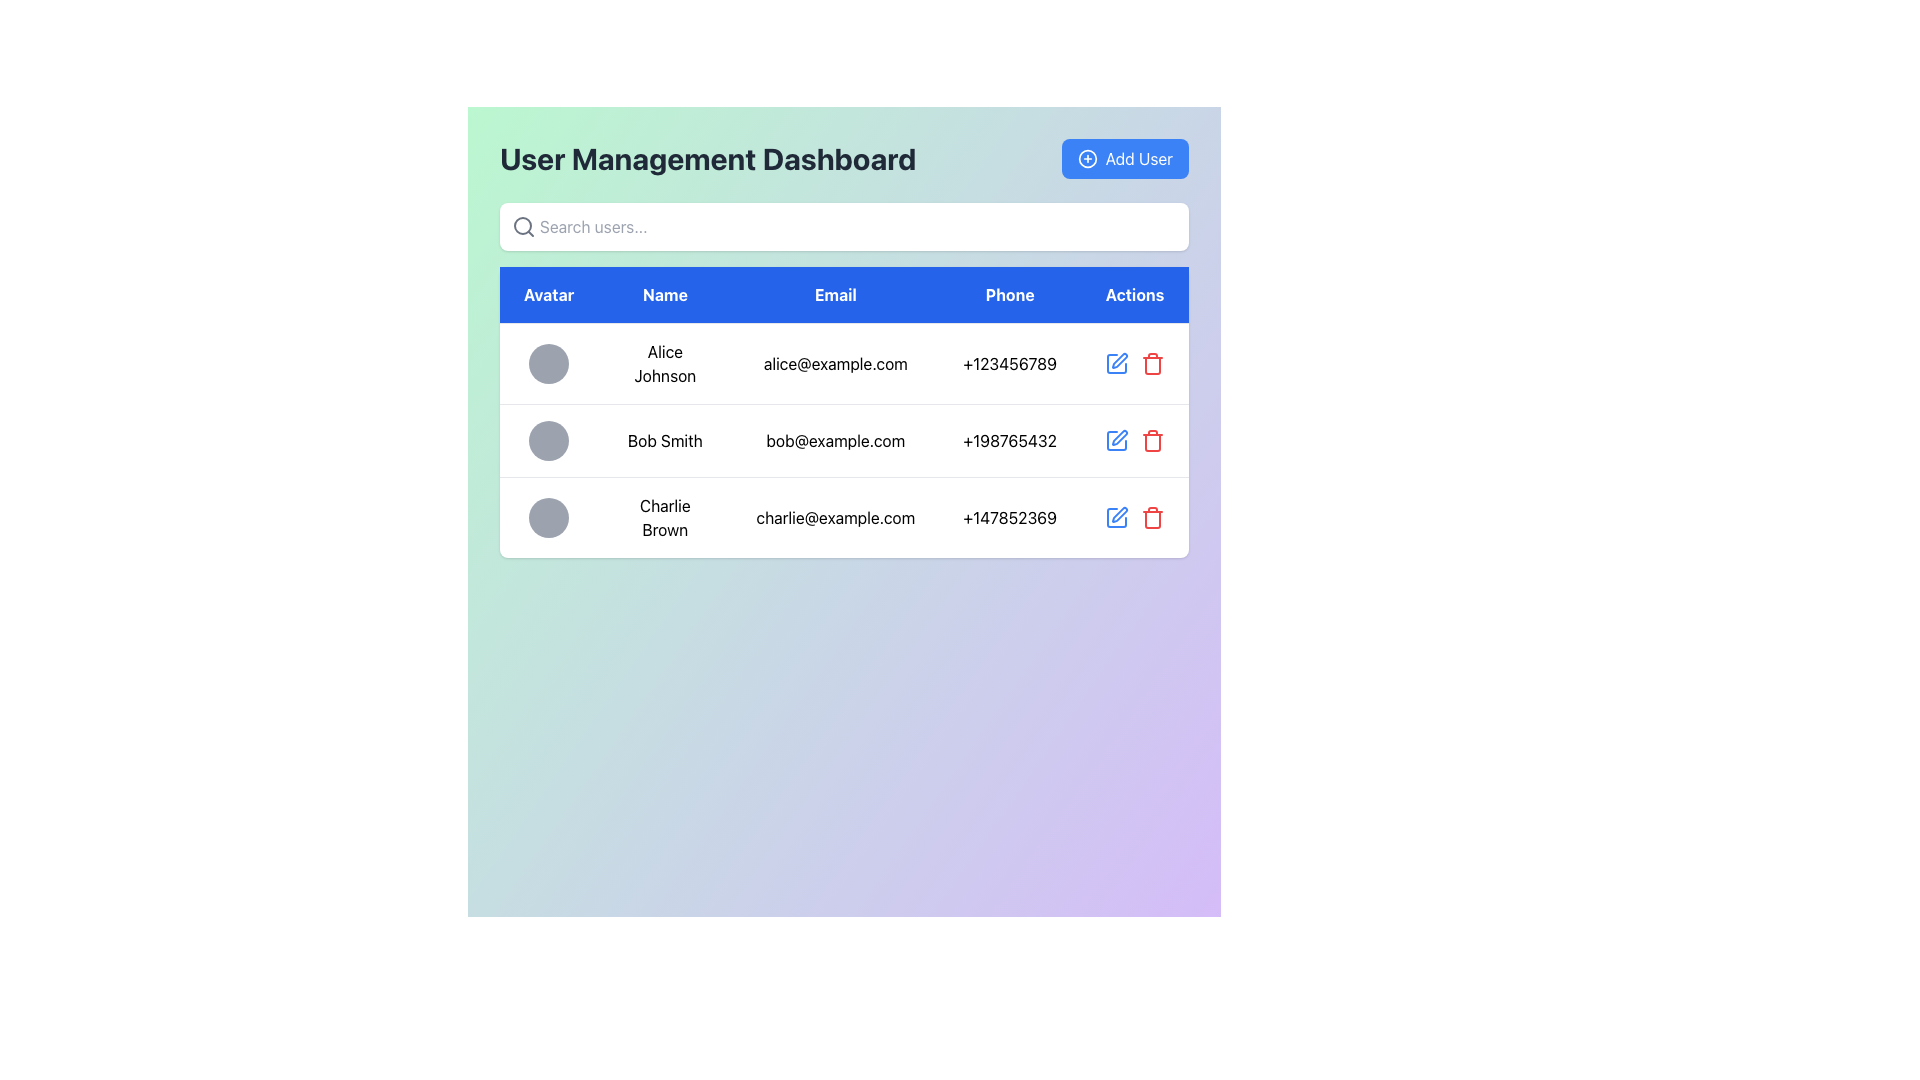 The height and width of the screenshot is (1080, 1920). Describe the element at coordinates (1118, 361) in the screenshot. I see `the pen icon button in the 'Actions' column of the user management dashboard` at that location.